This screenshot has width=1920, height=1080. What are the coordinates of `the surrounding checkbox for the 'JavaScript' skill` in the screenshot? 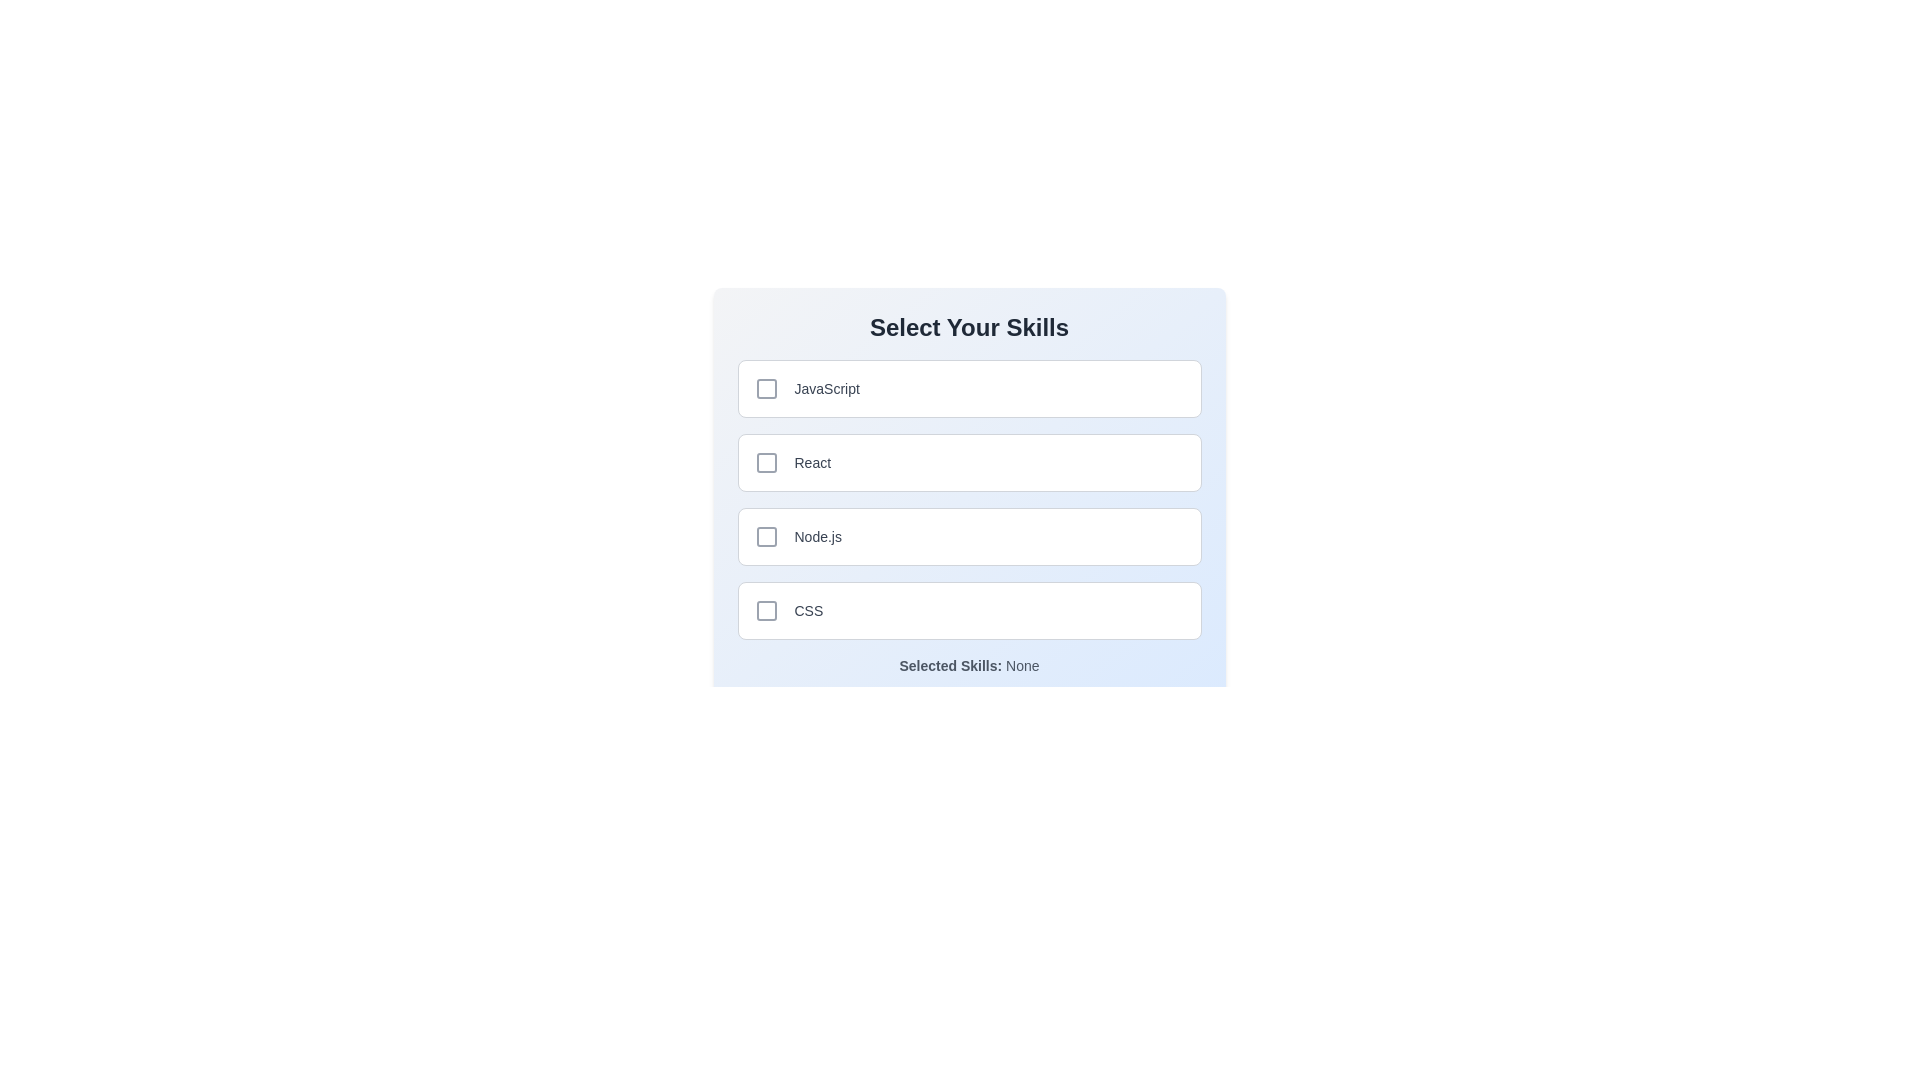 It's located at (765, 389).